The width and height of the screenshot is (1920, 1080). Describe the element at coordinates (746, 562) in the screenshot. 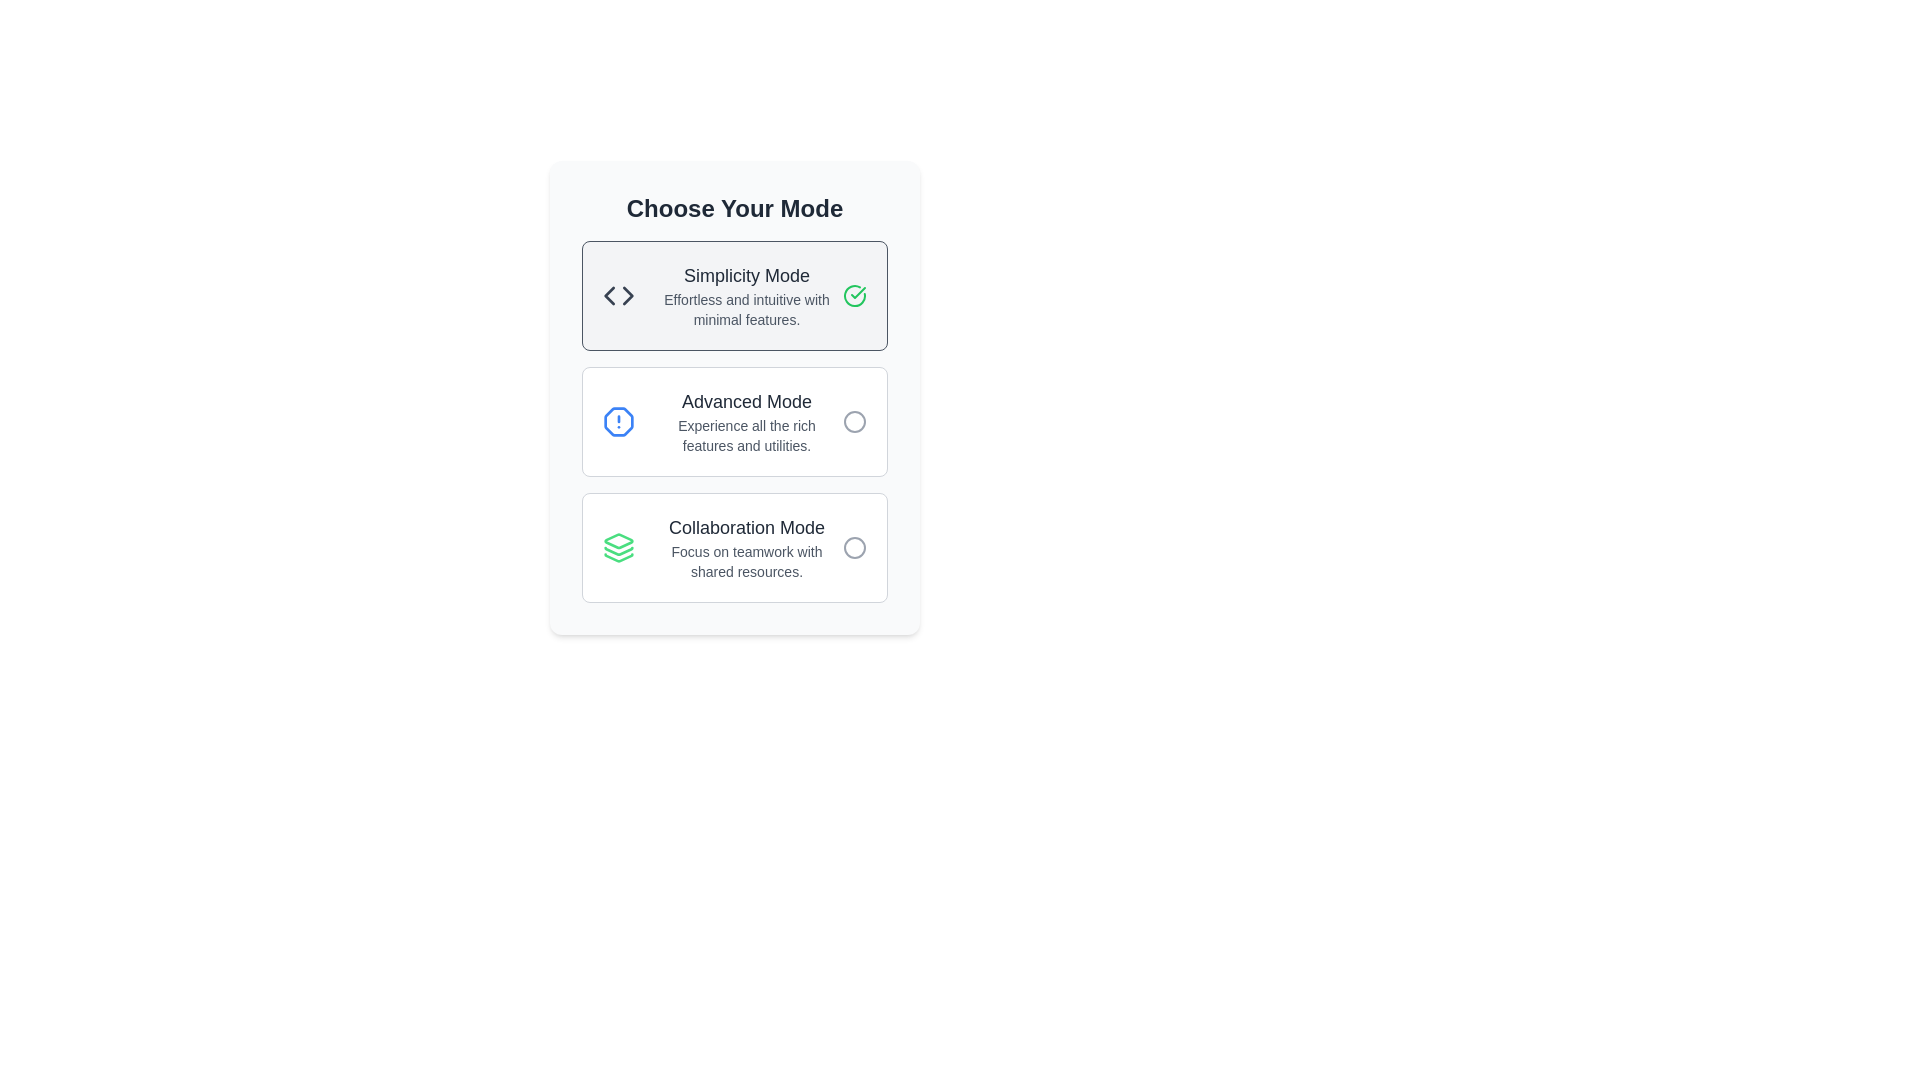

I see `the text element displaying 'Focus on teamwork with shared resources.' located below the 'Collaboration Mode' title in the bottom-right part of a card structure` at that location.